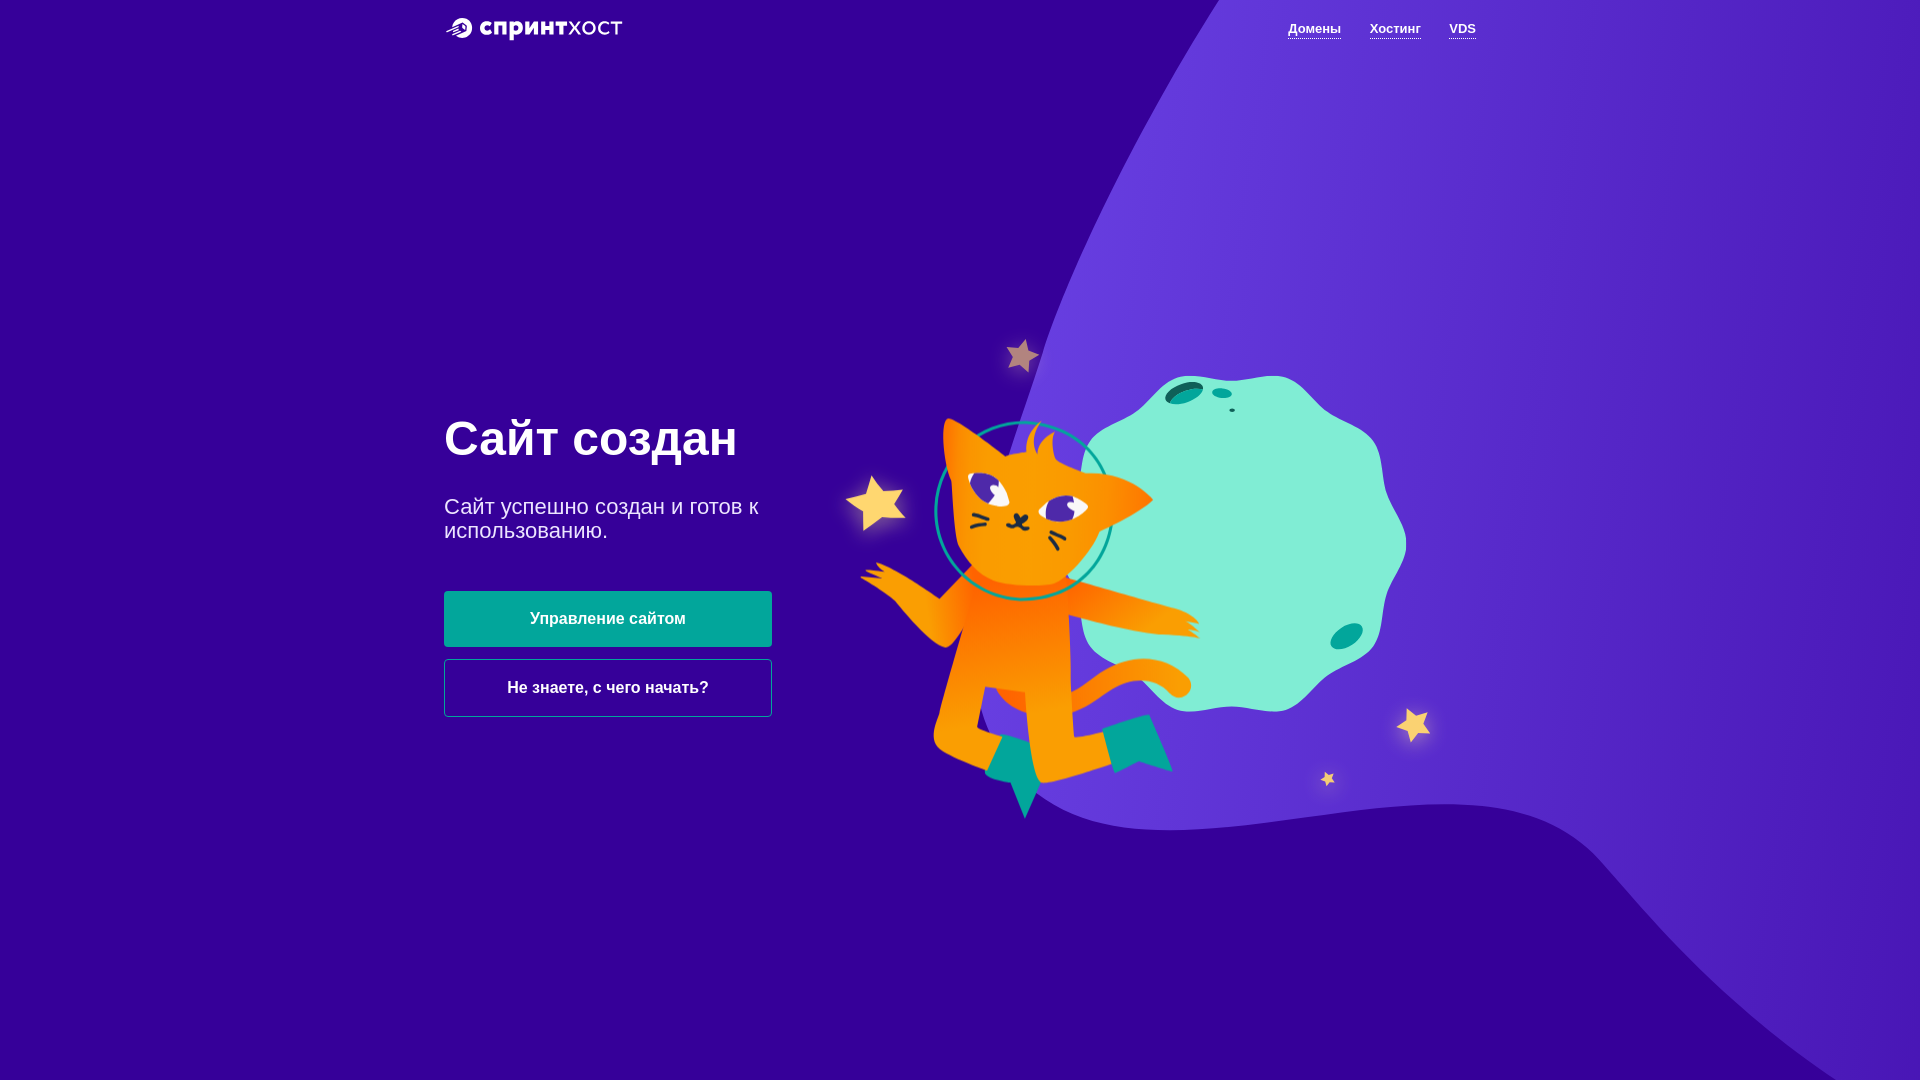  I want to click on 'VDS', so click(1462, 30).